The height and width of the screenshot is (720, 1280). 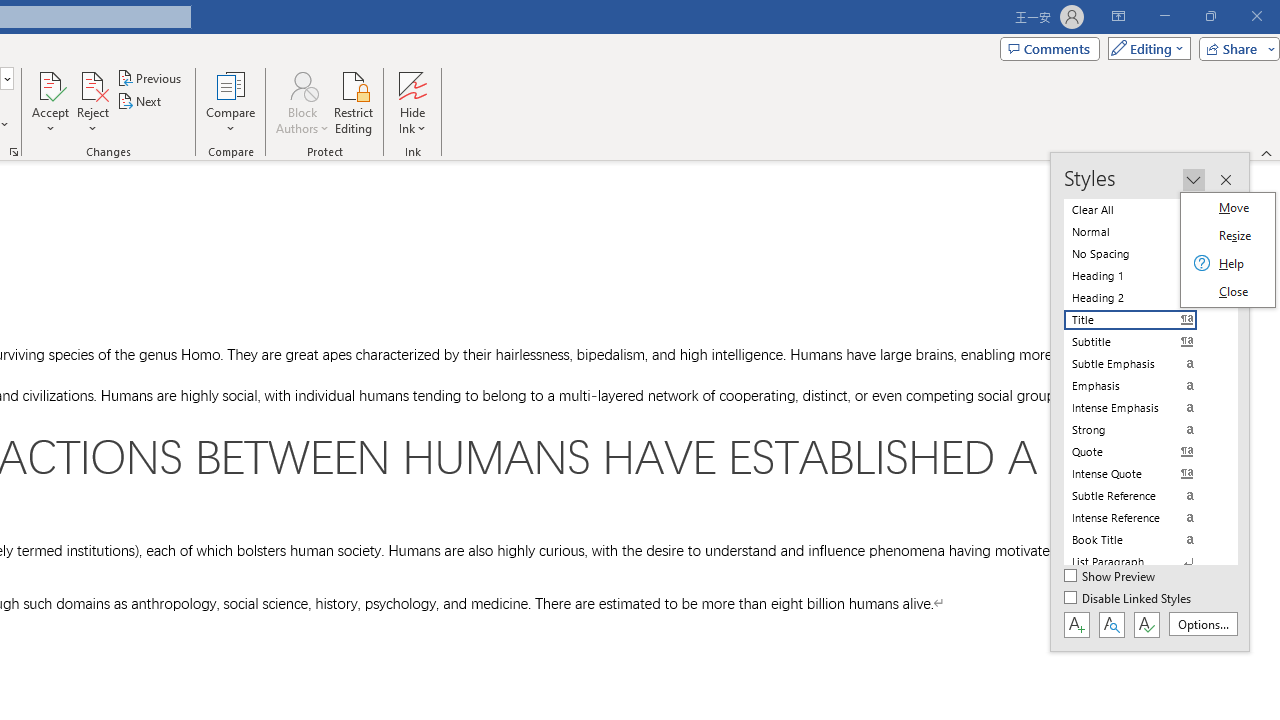 What do you see at coordinates (411, 103) in the screenshot?
I see `'Hide Ink'` at bounding box center [411, 103].